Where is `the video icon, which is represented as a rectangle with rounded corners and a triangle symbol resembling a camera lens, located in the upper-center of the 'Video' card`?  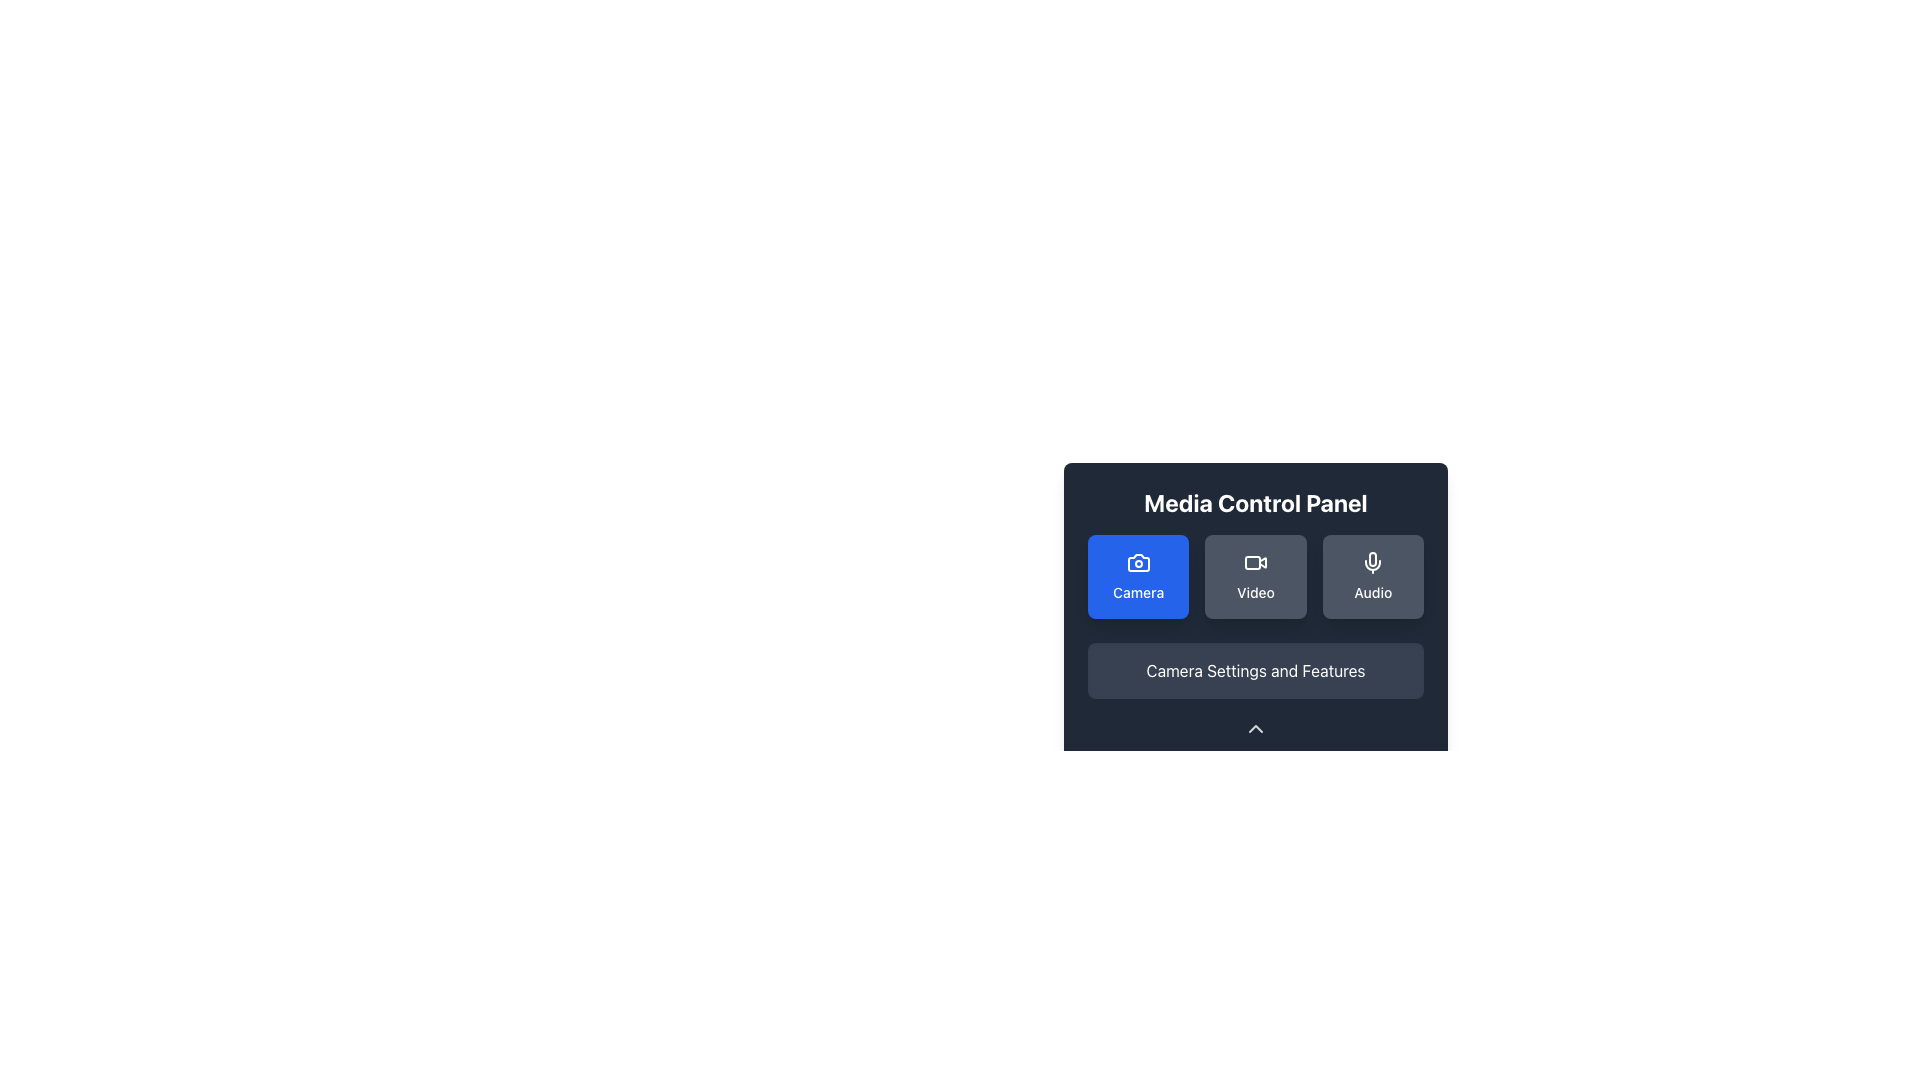
the video icon, which is represented as a rectangle with rounded corners and a triangle symbol resembling a camera lens, located in the upper-center of the 'Video' card is located at coordinates (1255, 563).